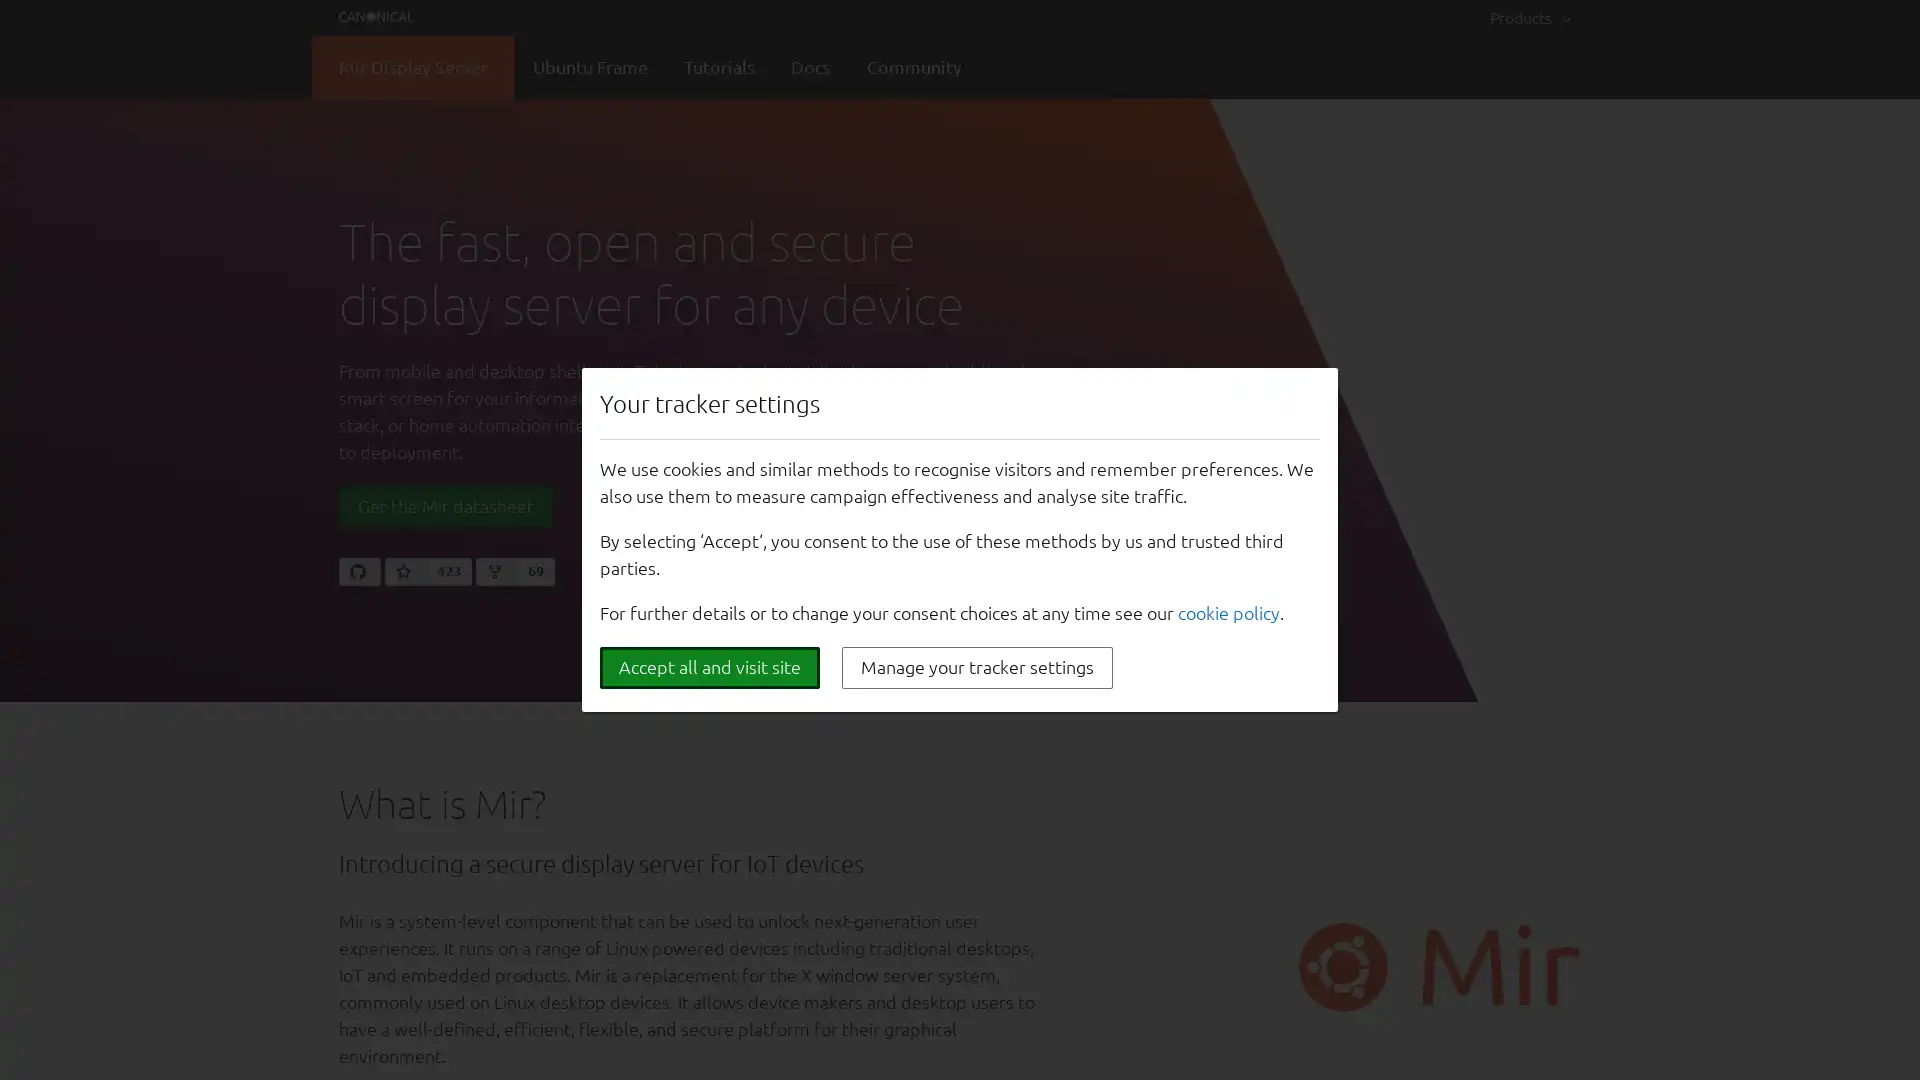  I want to click on Accept all and visit site, so click(710, 667).